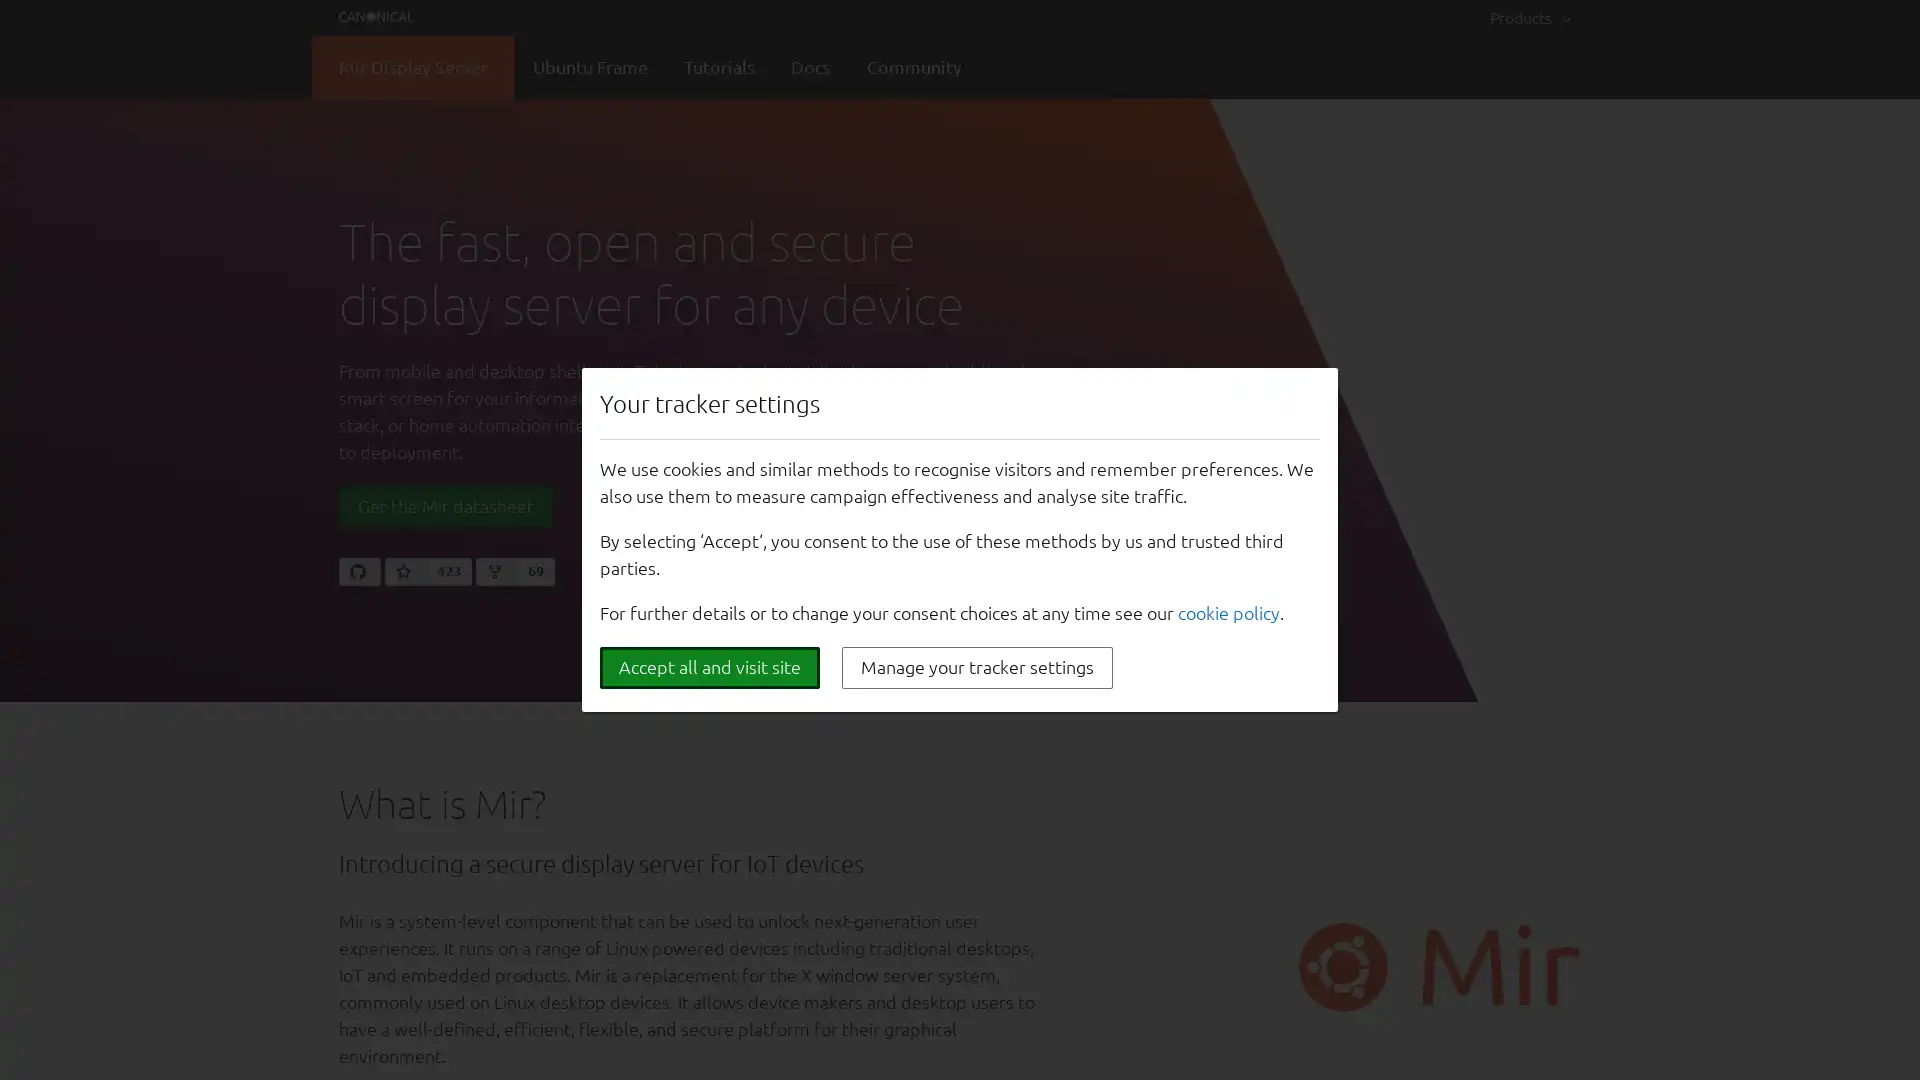  I want to click on Accept all and visit site, so click(710, 667).